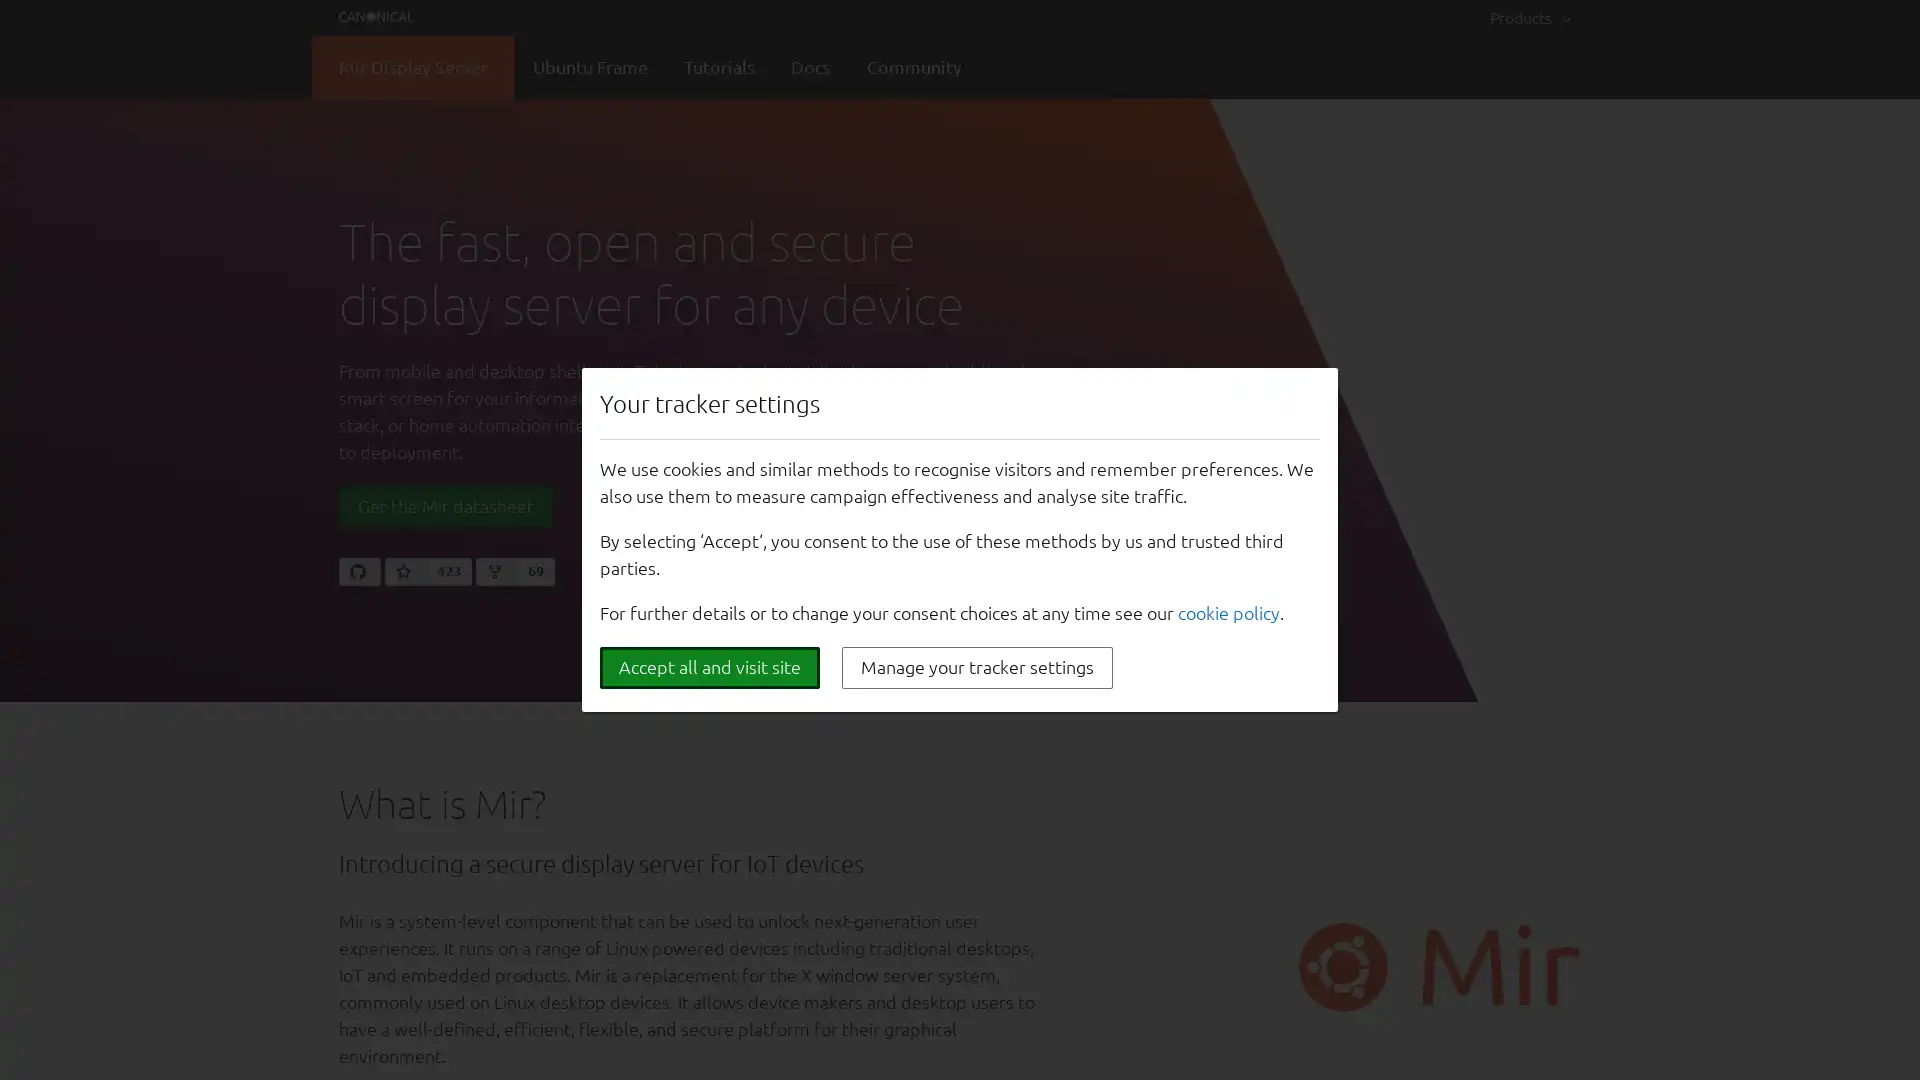  I want to click on Accept all and visit site, so click(710, 667).